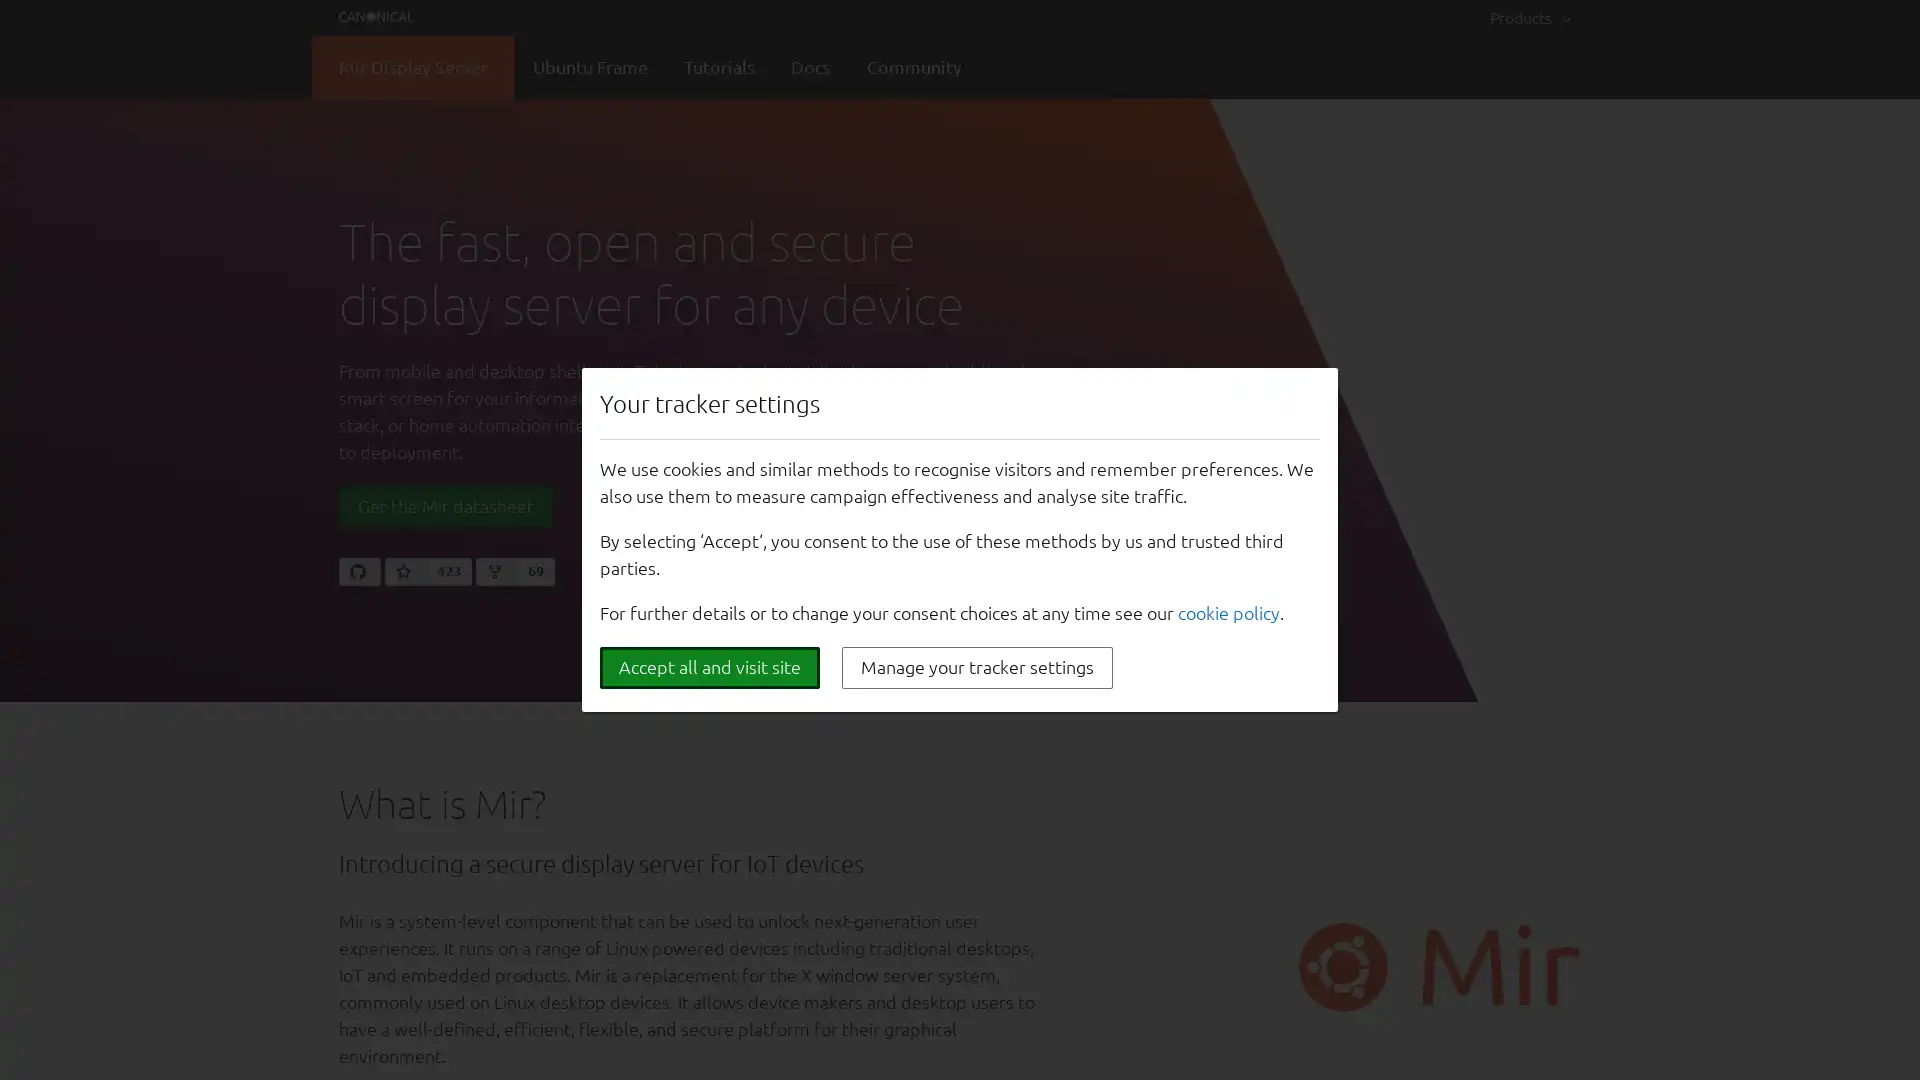  I want to click on Accept all and visit site, so click(710, 667).